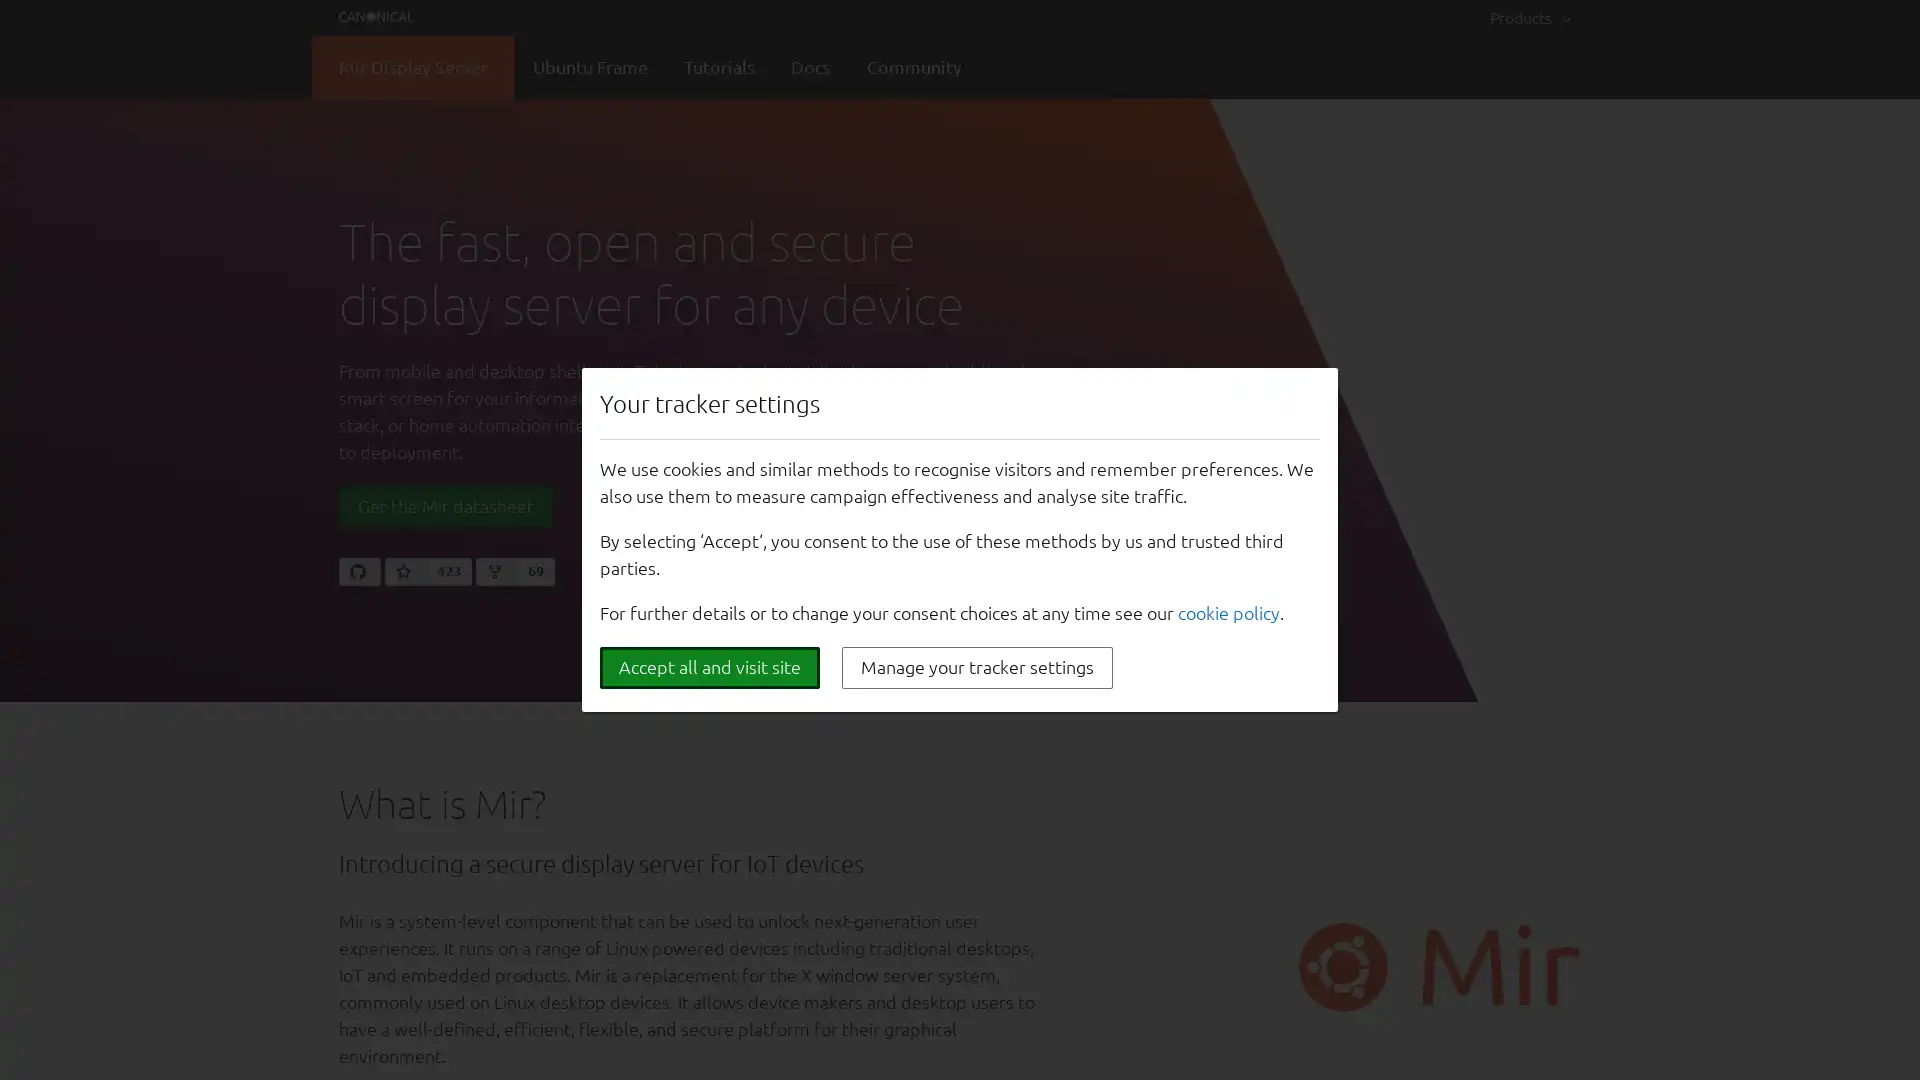  I want to click on Accept all and visit site, so click(710, 667).